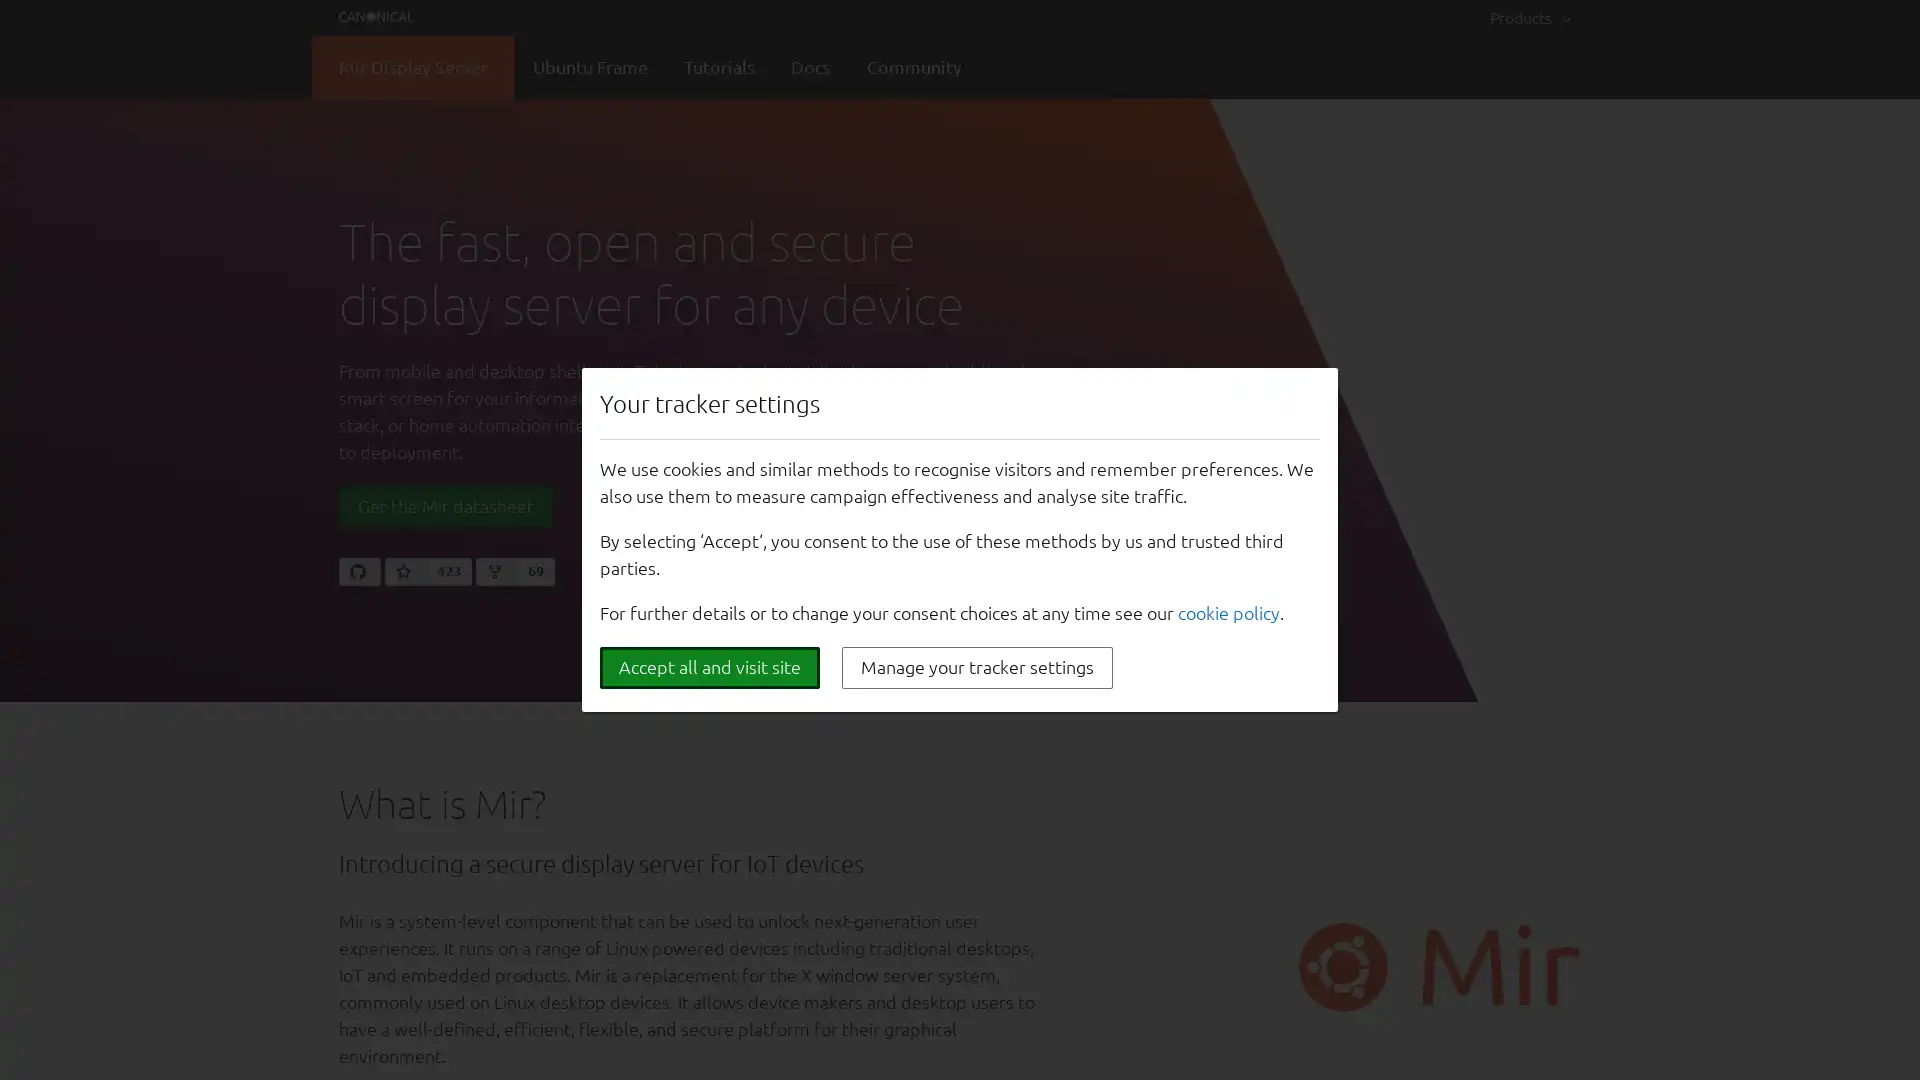  I want to click on Accept all and visit site, so click(710, 667).